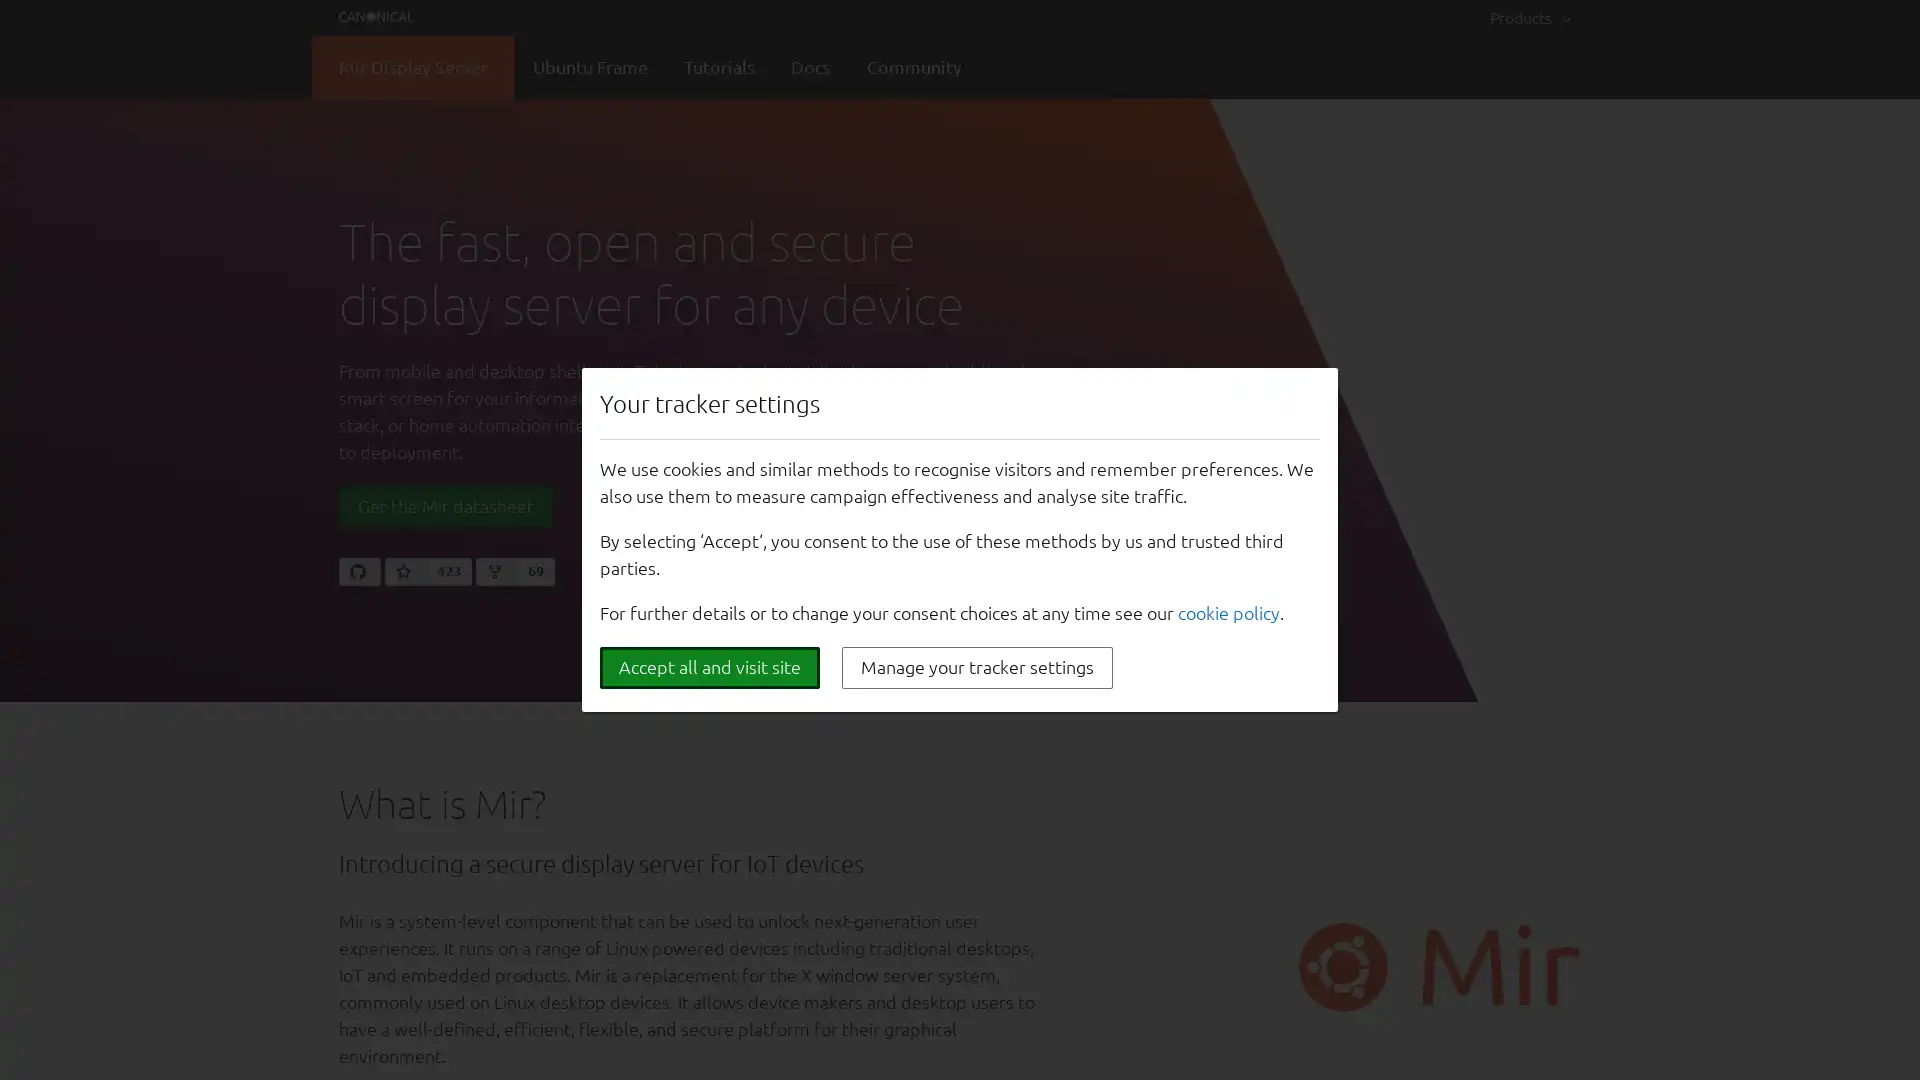  I want to click on Accept all and visit site, so click(710, 667).